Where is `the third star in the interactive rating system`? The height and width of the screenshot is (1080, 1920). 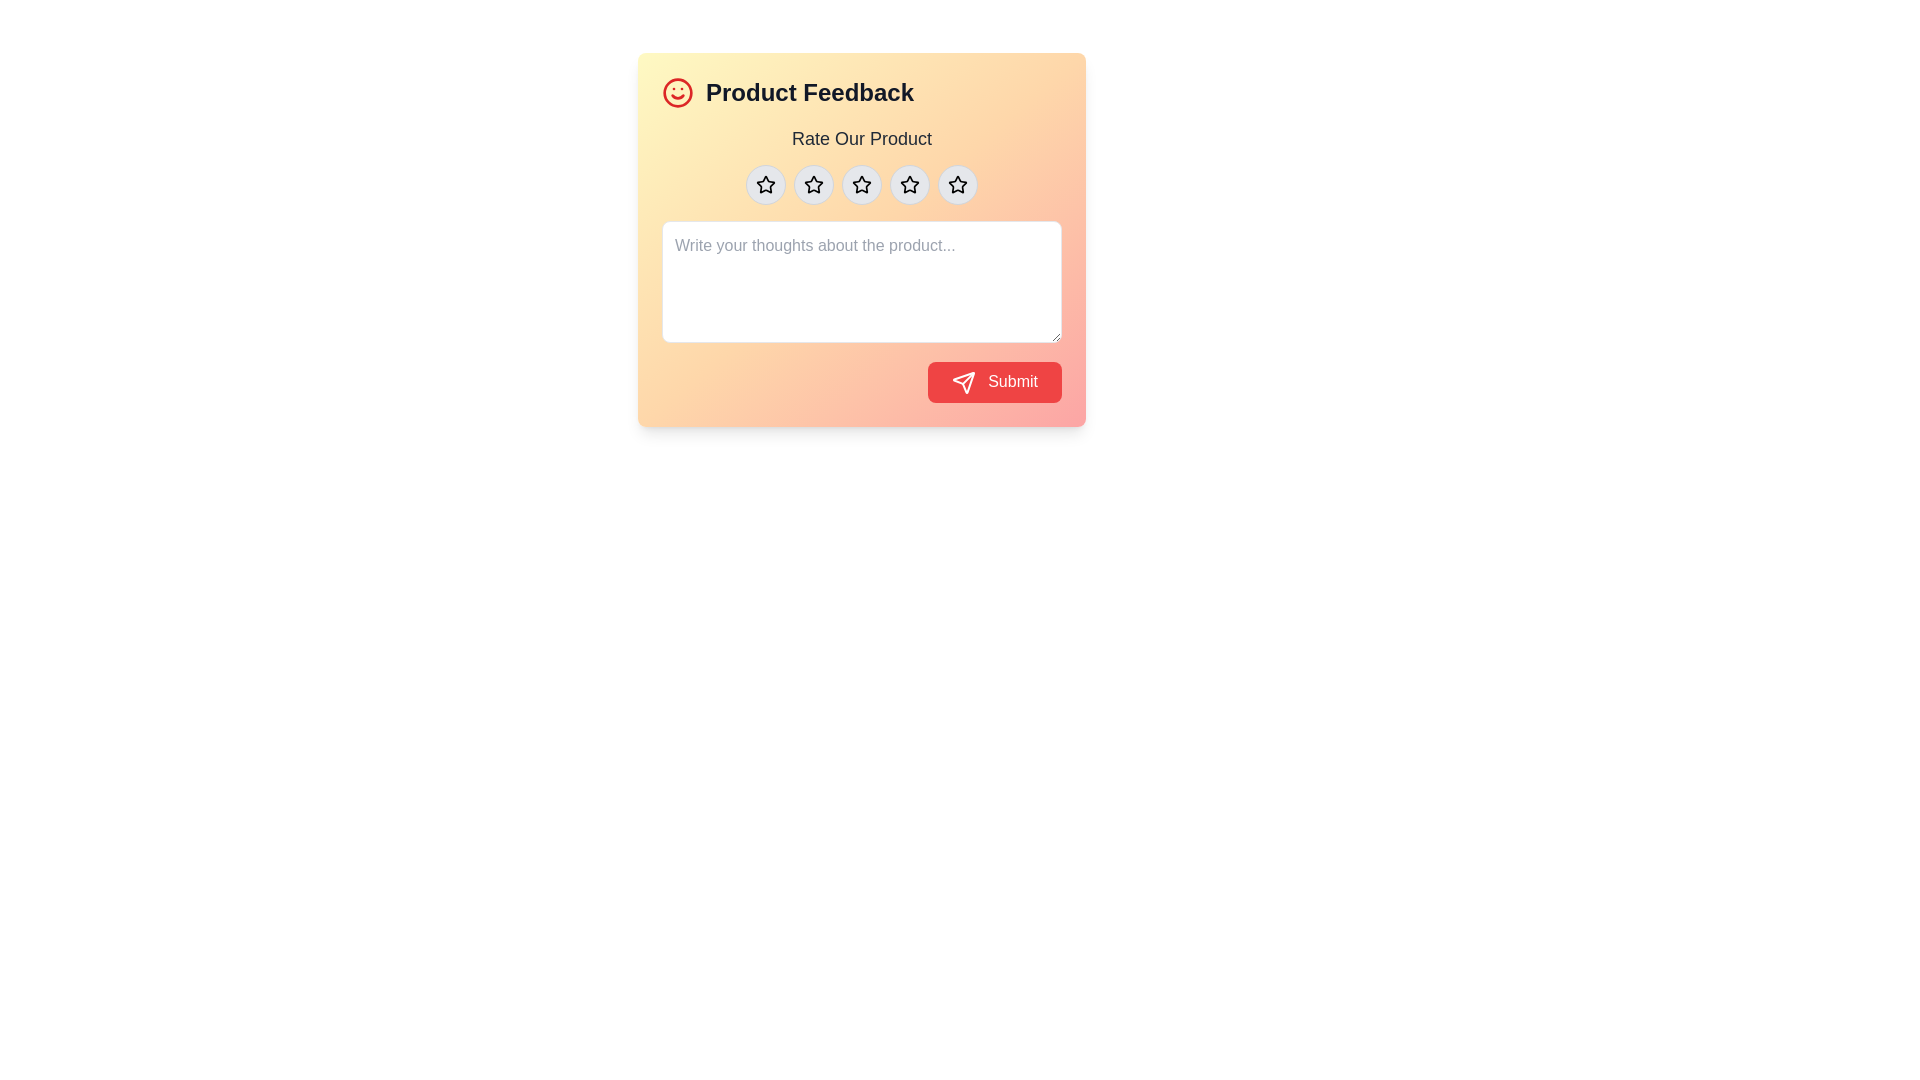 the third star in the interactive rating system is located at coordinates (862, 184).